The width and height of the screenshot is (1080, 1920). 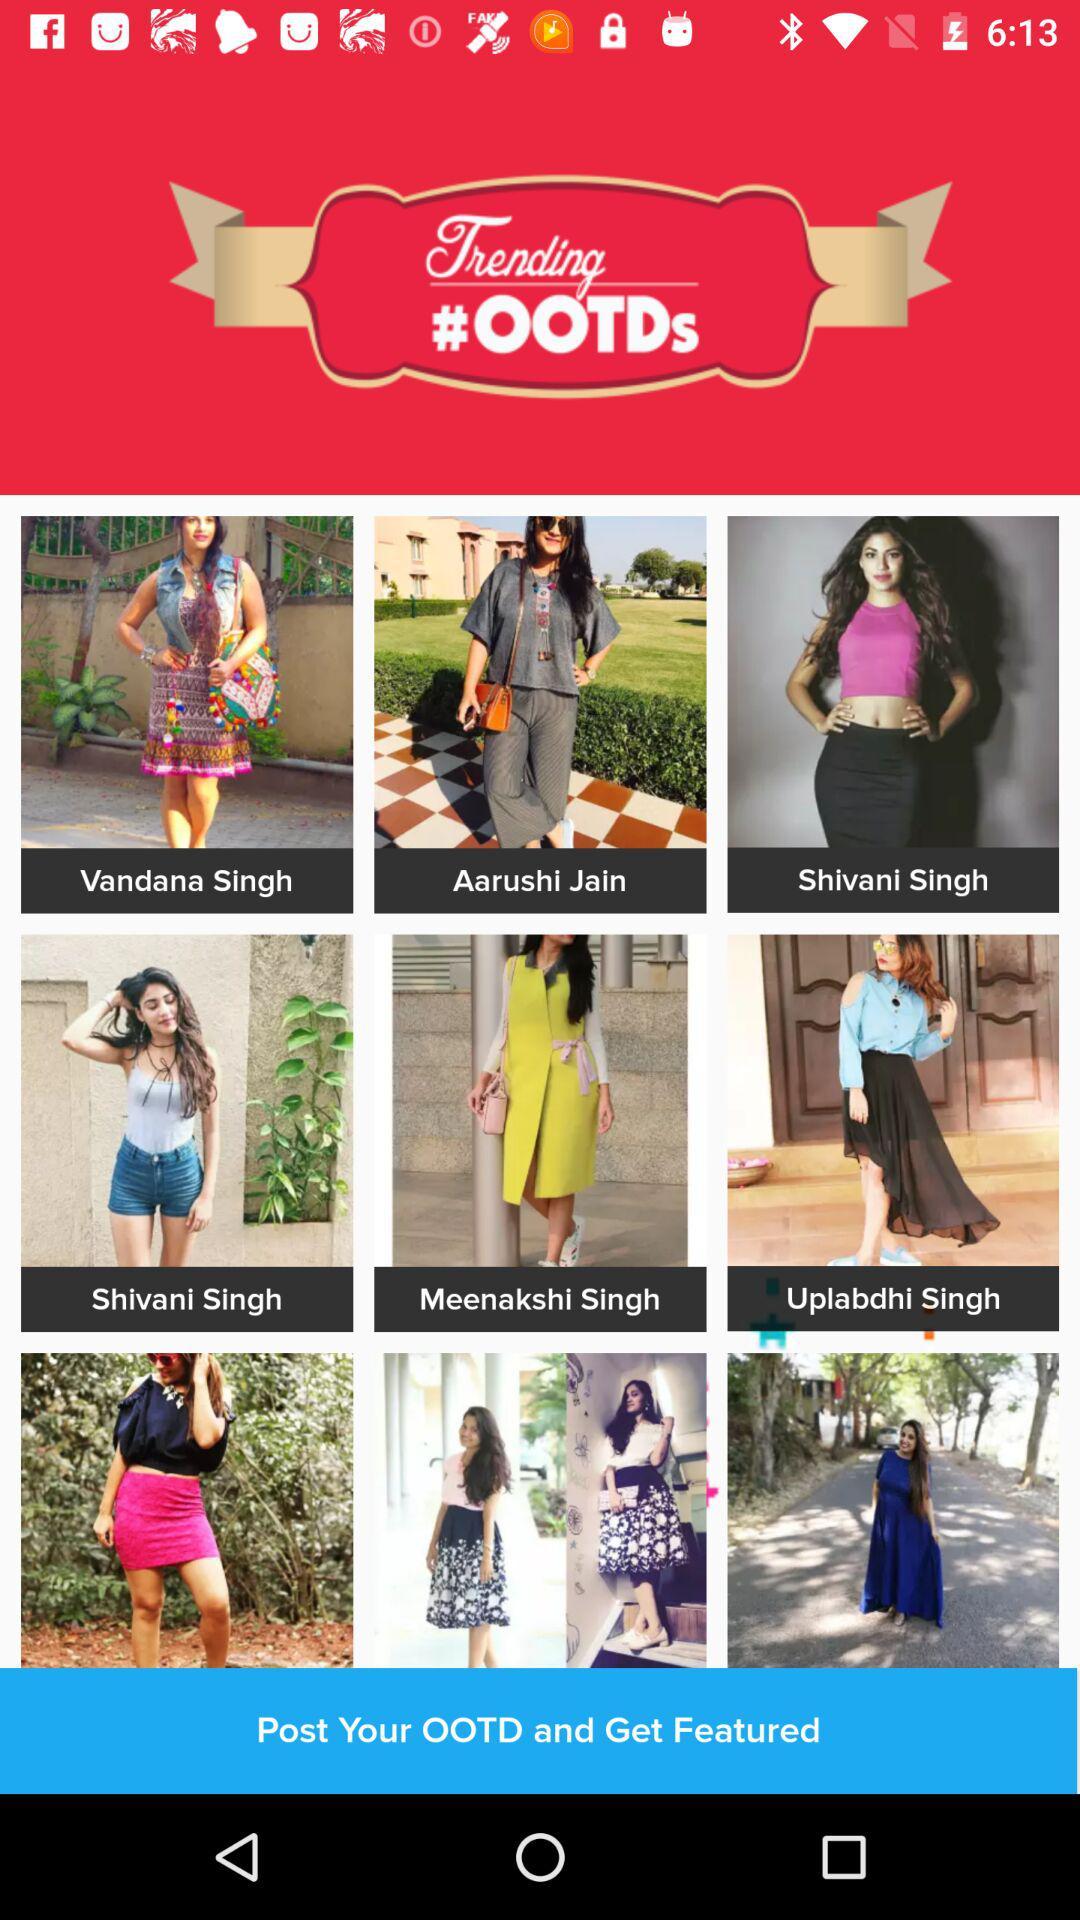 I want to click on dressing page, so click(x=892, y=1099).